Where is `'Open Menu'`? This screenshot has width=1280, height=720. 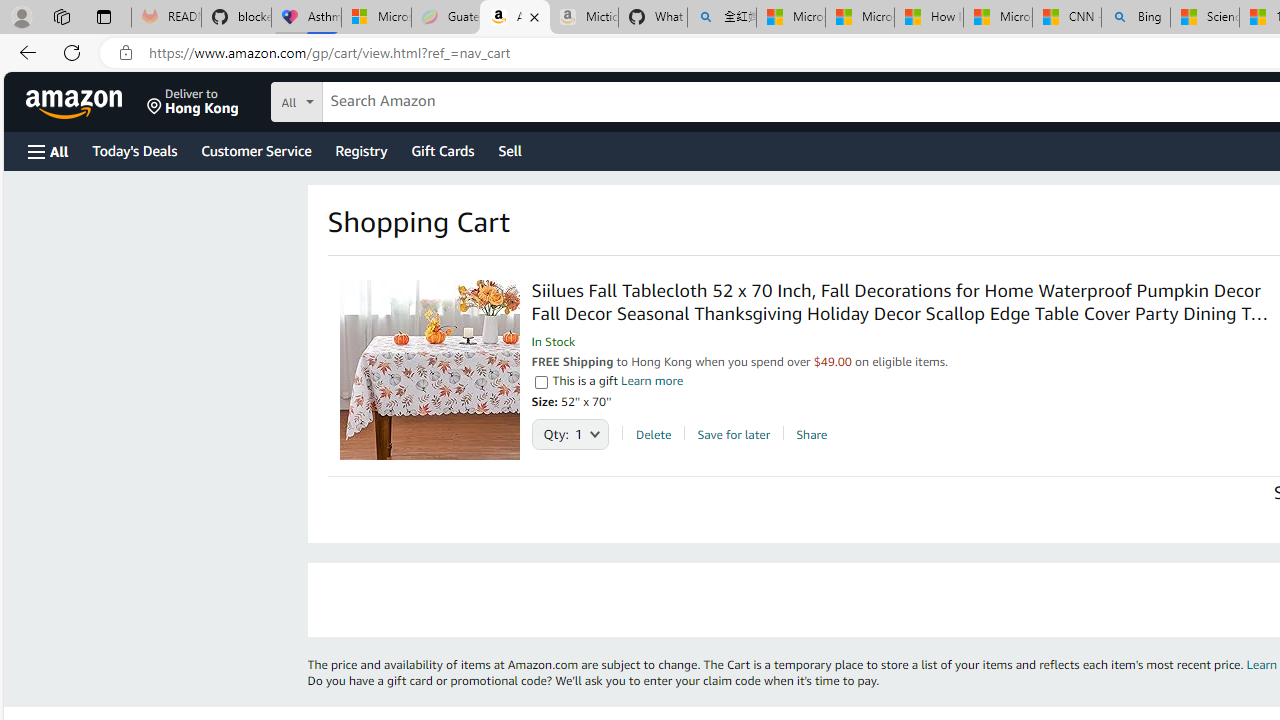
'Open Menu' is located at coordinates (48, 150).